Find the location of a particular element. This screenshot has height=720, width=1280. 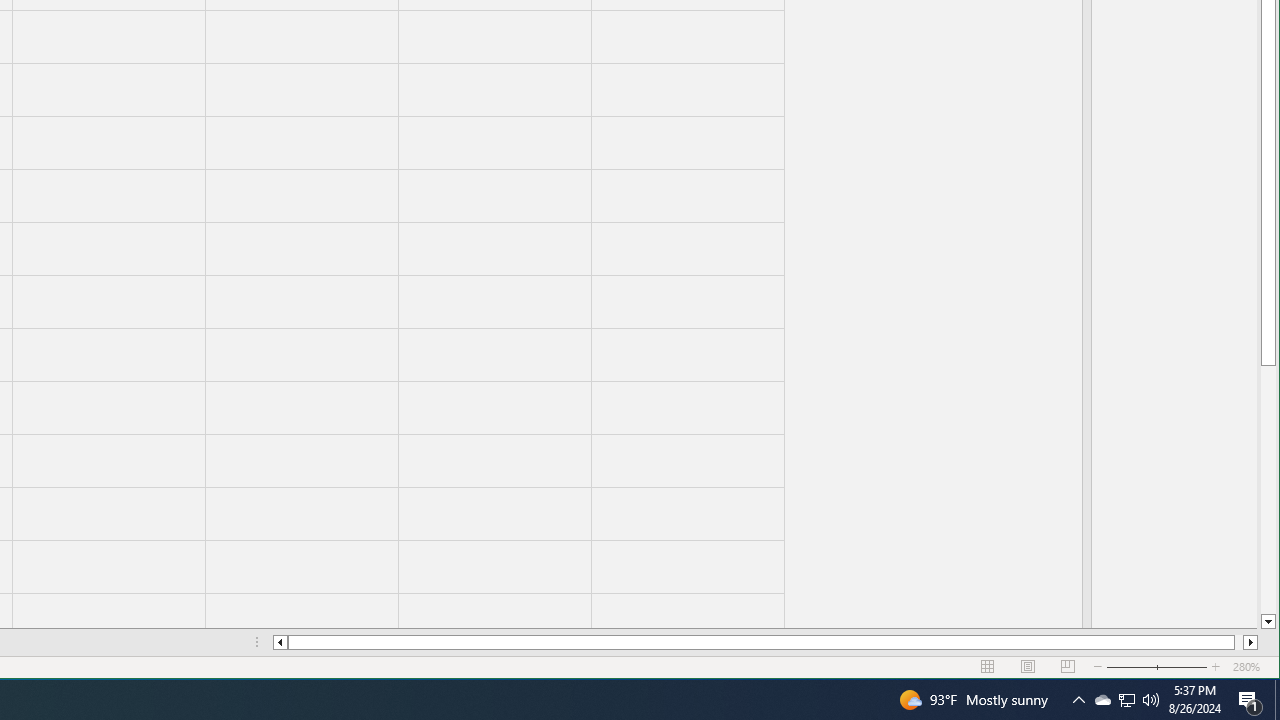

'Notification Chevron' is located at coordinates (1127, 698).